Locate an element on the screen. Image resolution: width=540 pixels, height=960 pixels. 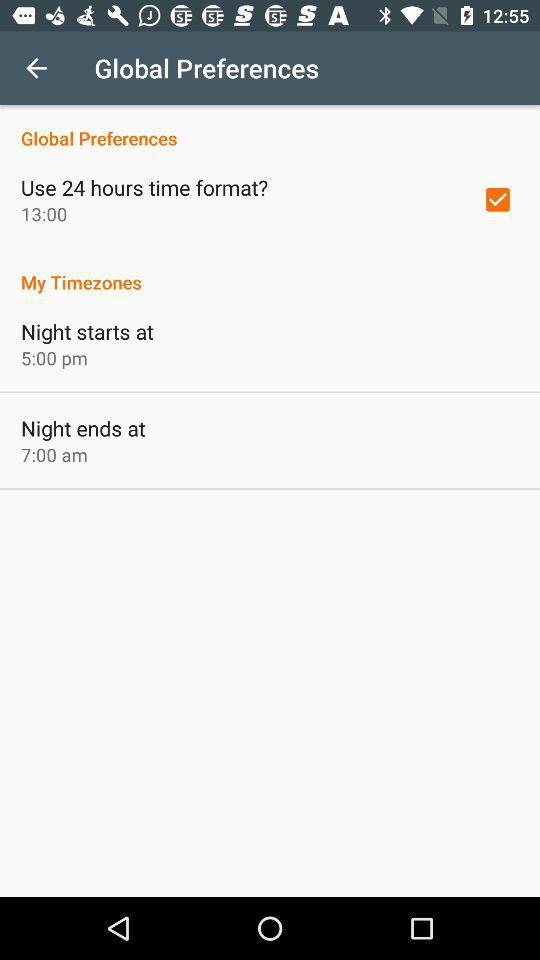
the item above the my timezones icon is located at coordinates (496, 199).